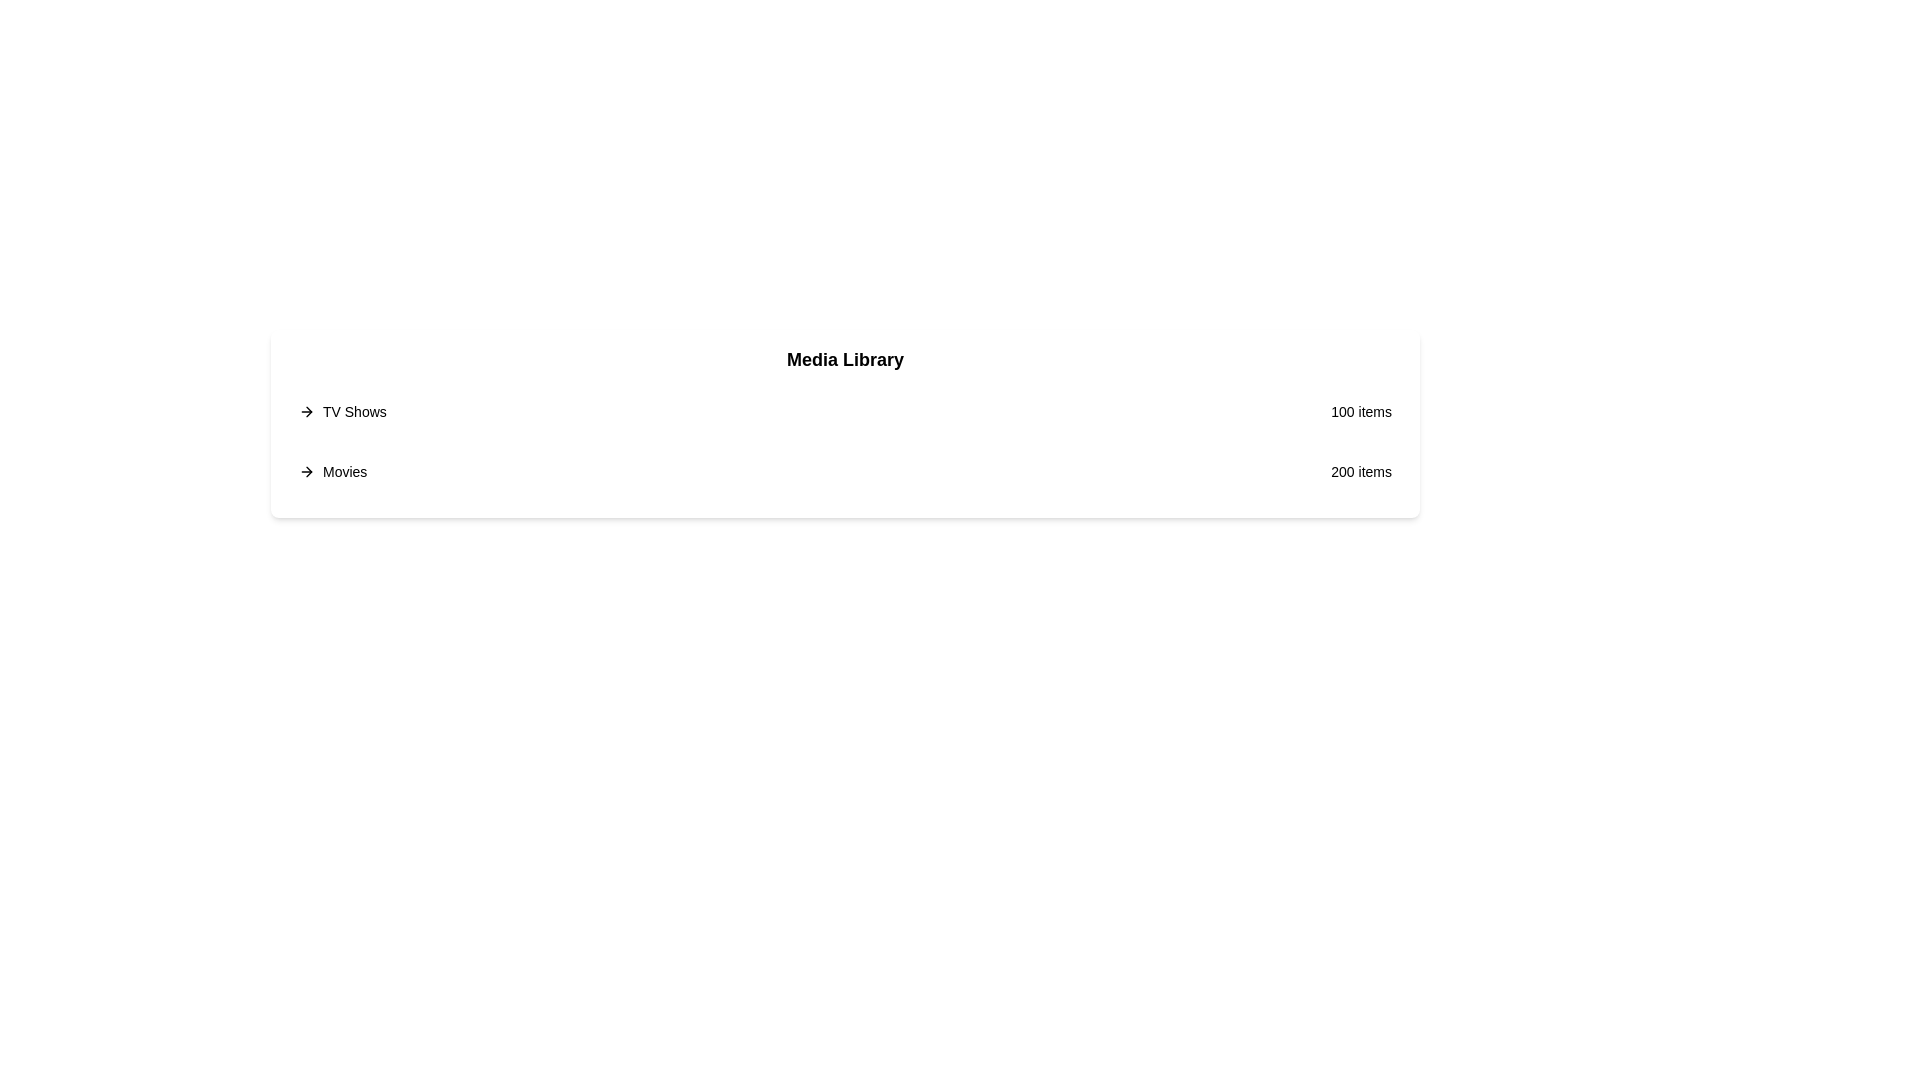 The image size is (1920, 1080). What do you see at coordinates (306, 411) in the screenshot?
I see `the rightward arrow icon positioned to the left of the 'TV Shows' label in the interface` at bounding box center [306, 411].